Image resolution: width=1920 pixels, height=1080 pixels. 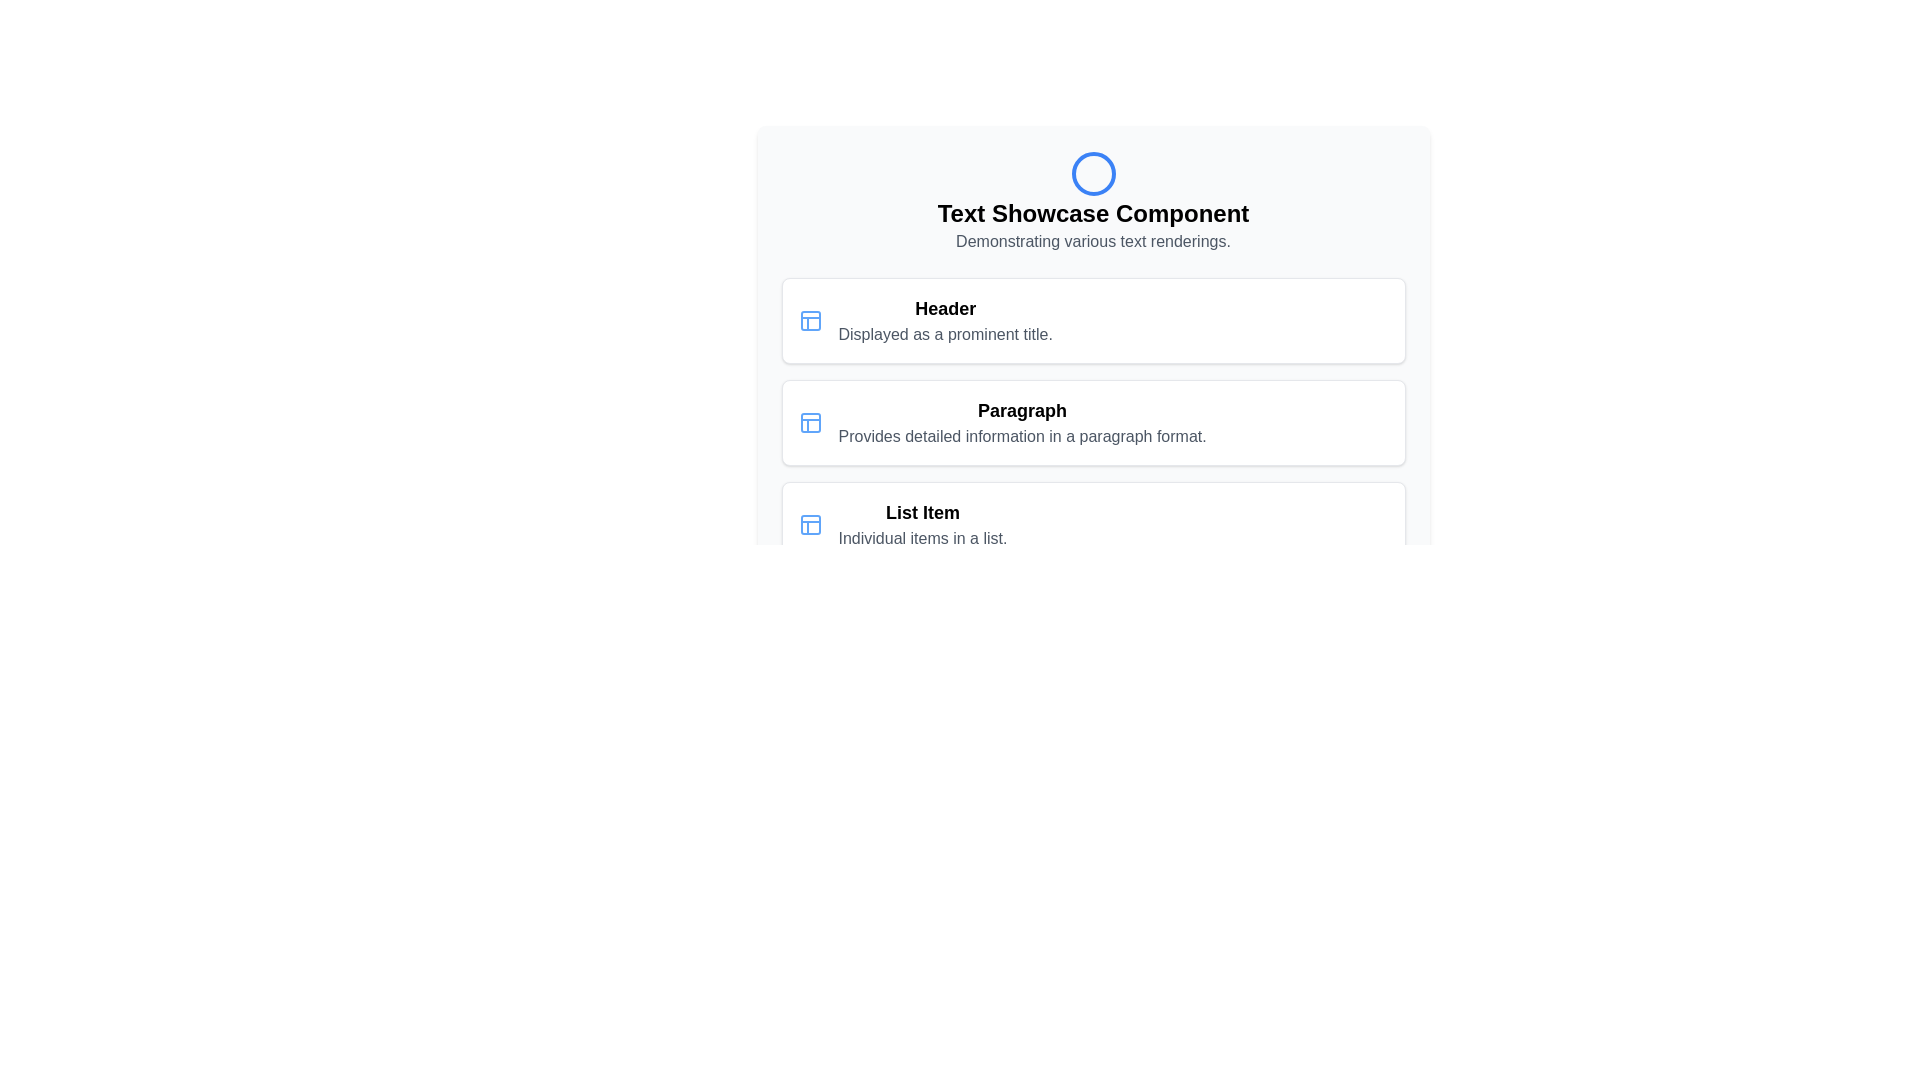 What do you see at coordinates (1022, 410) in the screenshot?
I see `the Text Label that serves as the title for the second segment of a vertically stacked list, positioned between 'Header' and 'List Item'` at bounding box center [1022, 410].